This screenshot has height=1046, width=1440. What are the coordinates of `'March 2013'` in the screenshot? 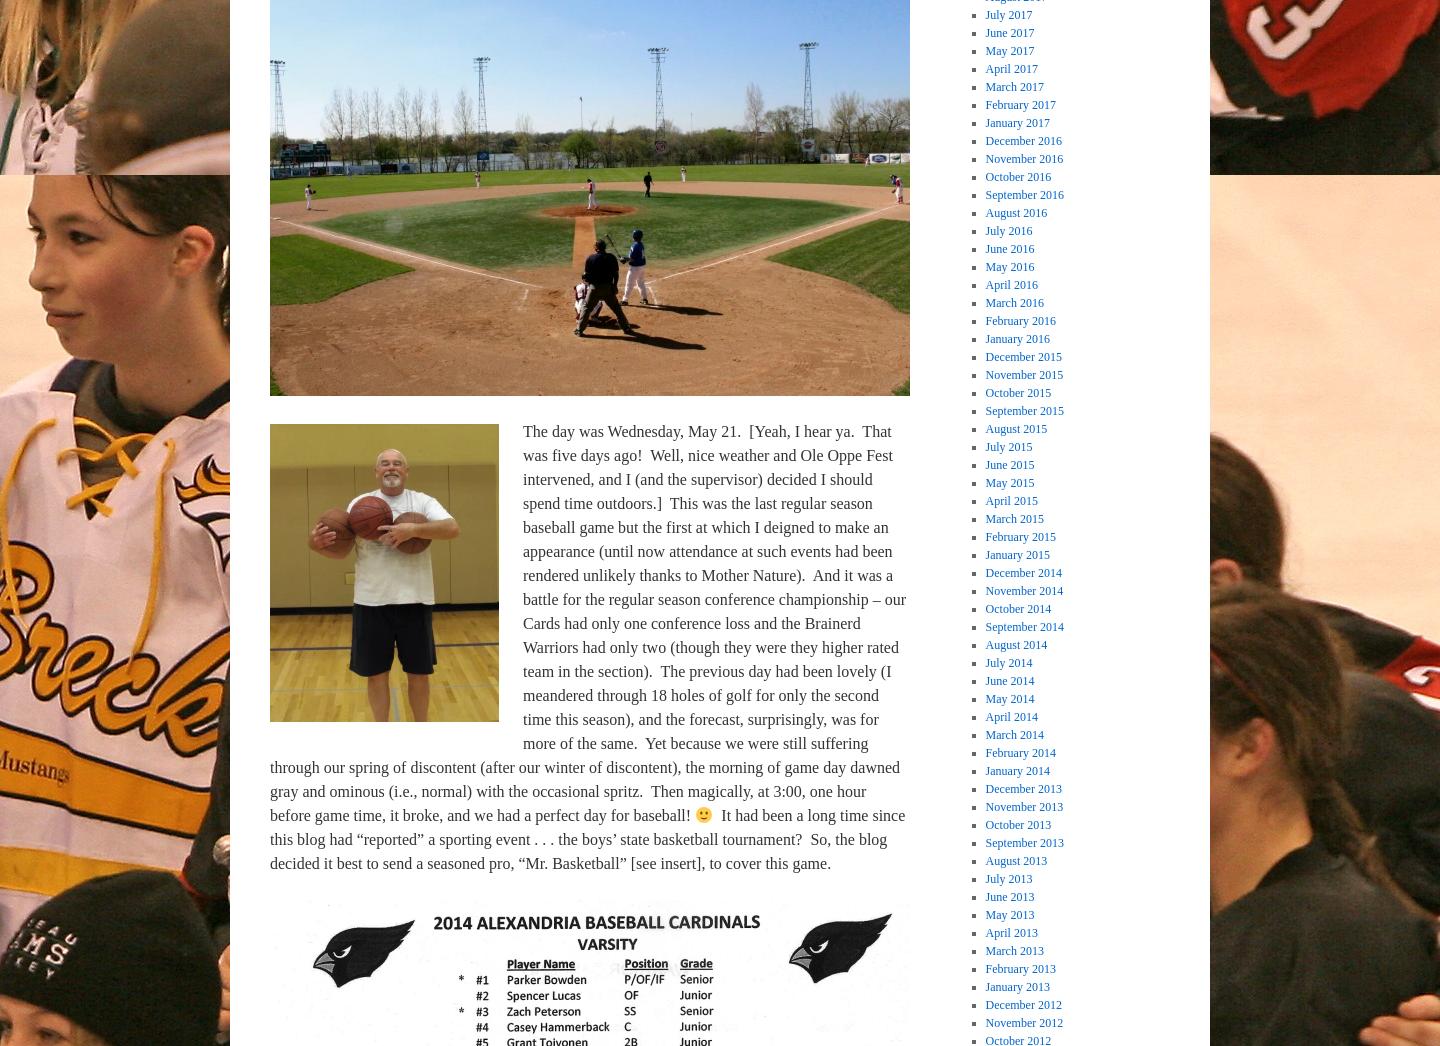 It's located at (1013, 948).